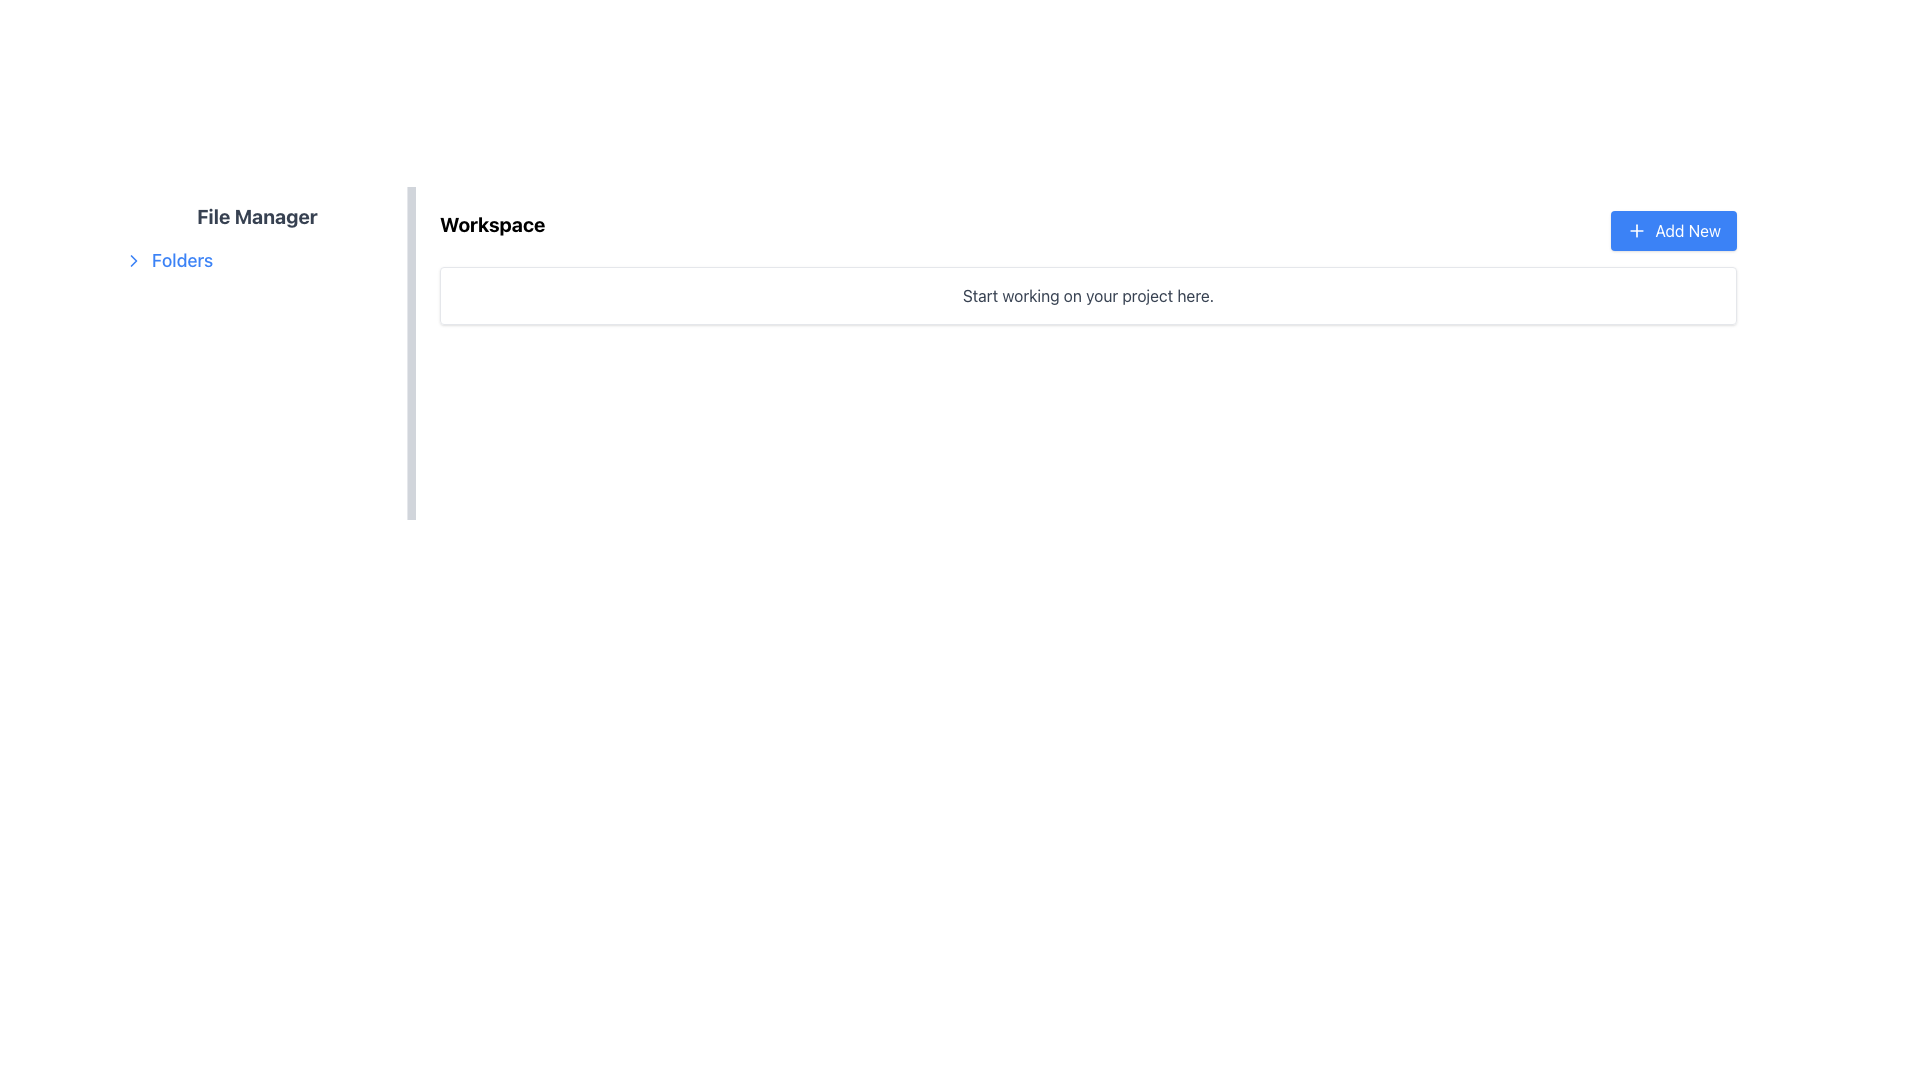 Image resolution: width=1920 pixels, height=1080 pixels. What do you see at coordinates (168, 260) in the screenshot?
I see `the bold blue text link labeled 'Folders' with a chevron icon` at bounding box center [168, 260].